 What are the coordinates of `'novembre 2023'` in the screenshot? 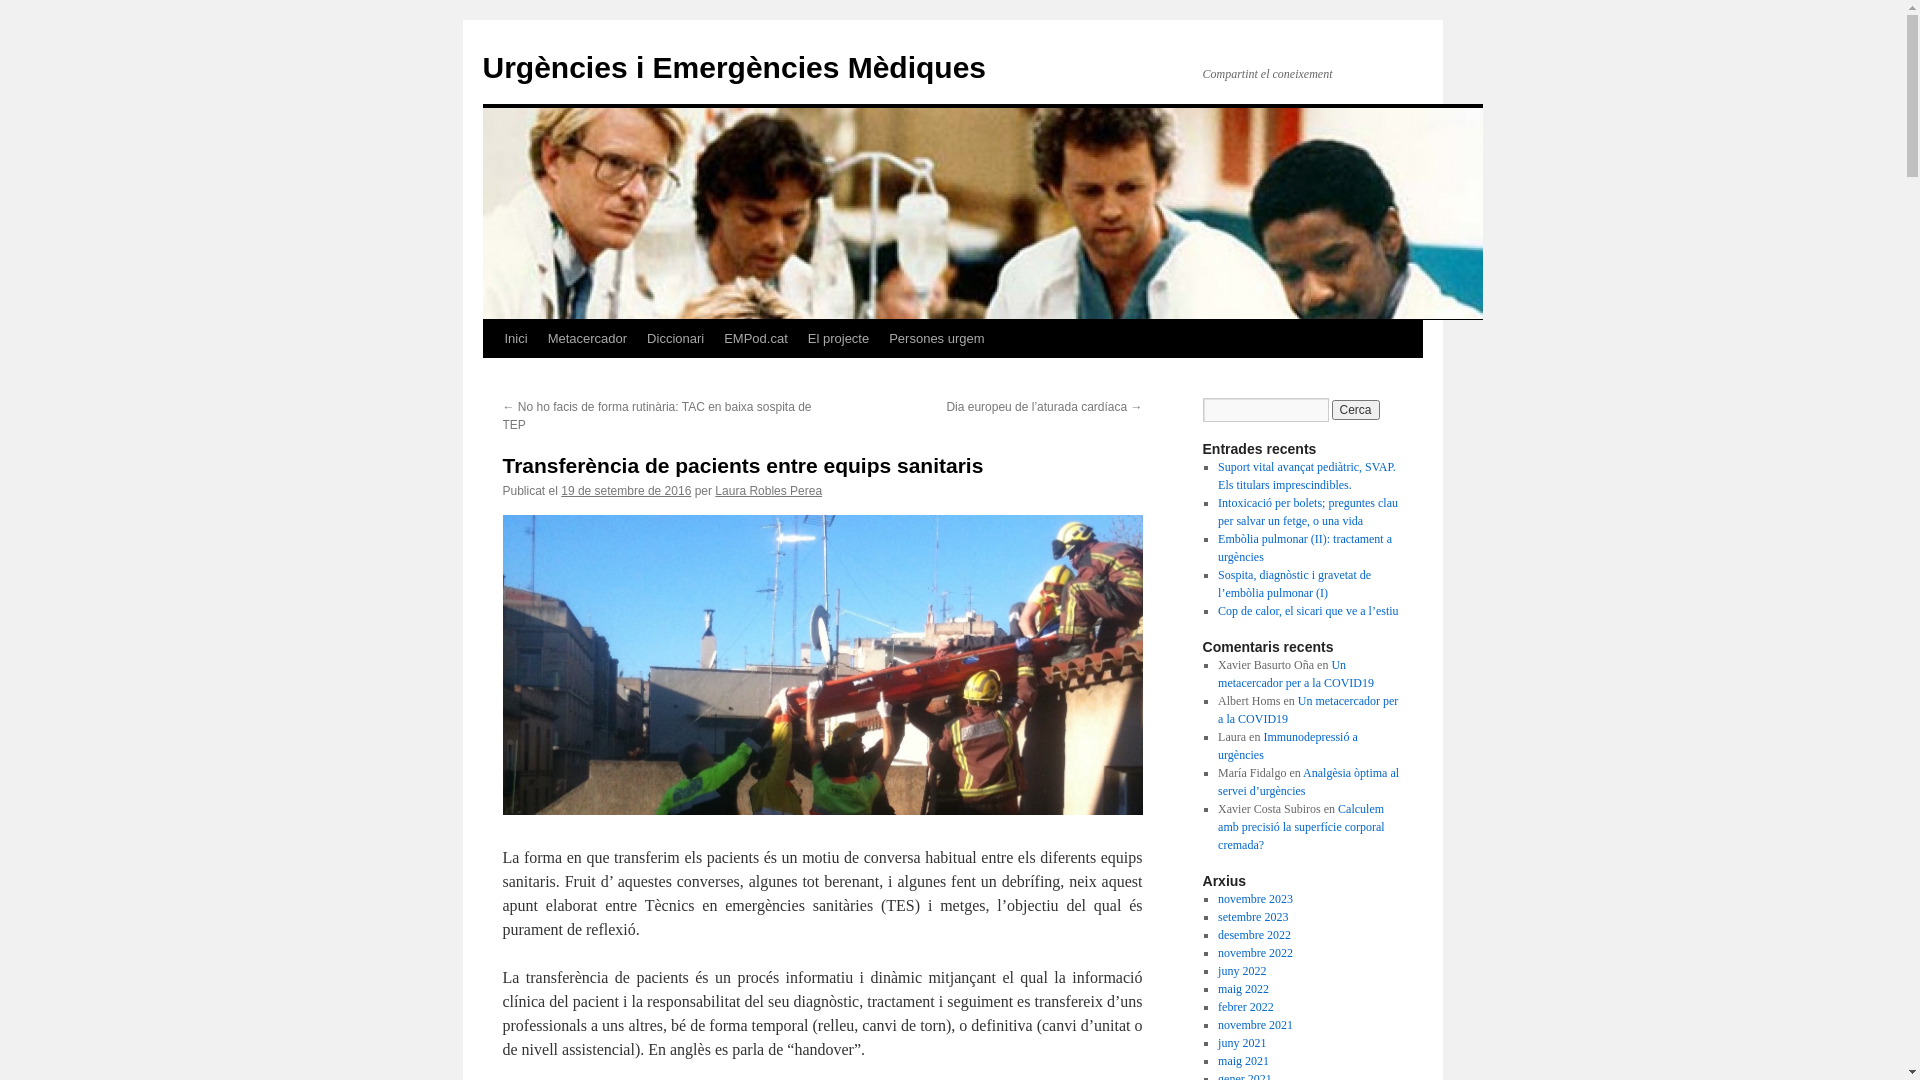 It's located at (1254, 897).